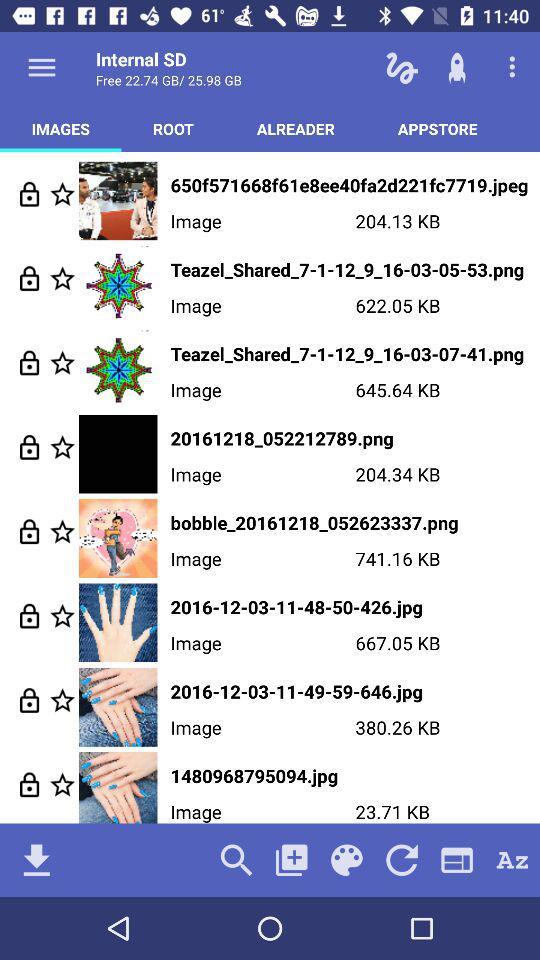 This screenshot has width=540, height=960. What do you see at coordinates (62, 361) in the screenshot?
I see `to favorites` at bounding box center [62, 361].